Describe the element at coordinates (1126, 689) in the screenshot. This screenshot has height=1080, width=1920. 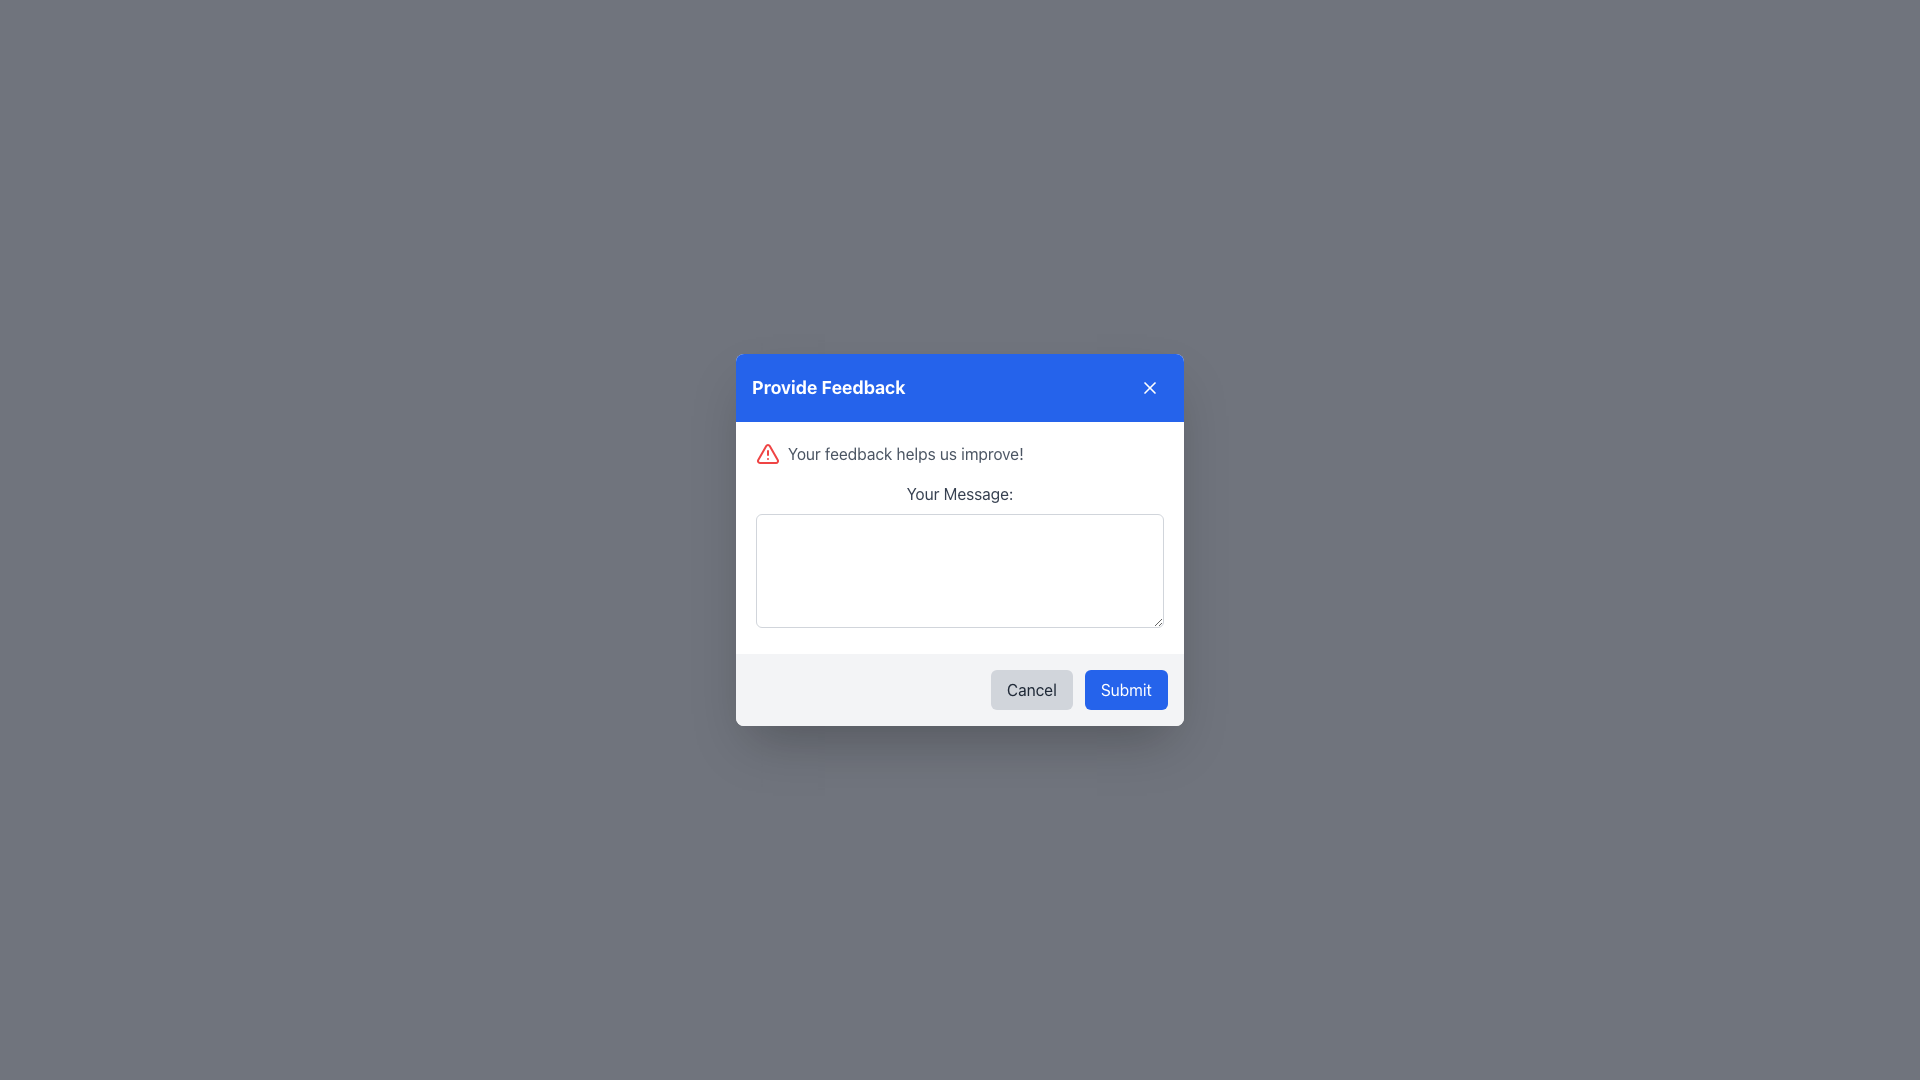
I see `the 'Submit' button with blue styling and white text located at the bottom-right corner of the modal dialog box` at that location.